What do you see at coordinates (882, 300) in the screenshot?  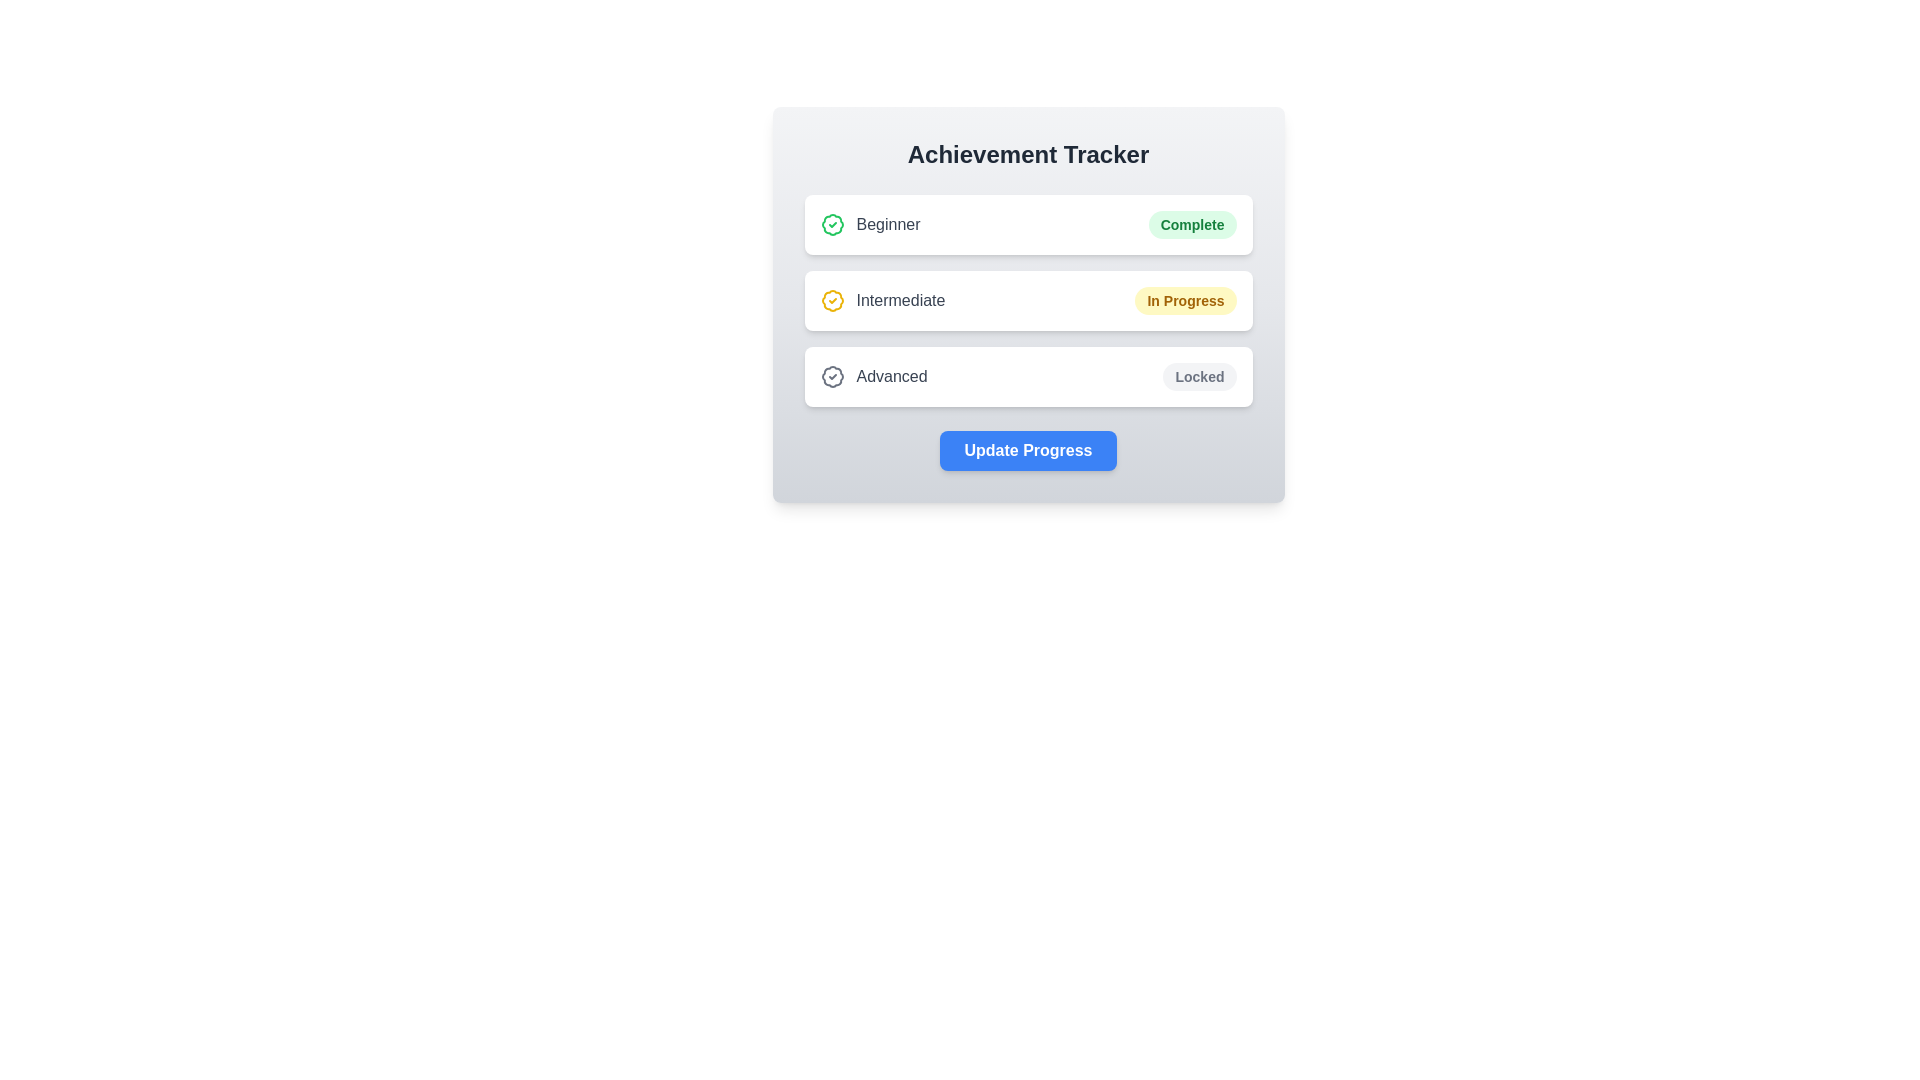 I see `the 'Intermediate' level label with icon in the Achievement Tracker, which indicates progress status` at bounding box center [882, 300].